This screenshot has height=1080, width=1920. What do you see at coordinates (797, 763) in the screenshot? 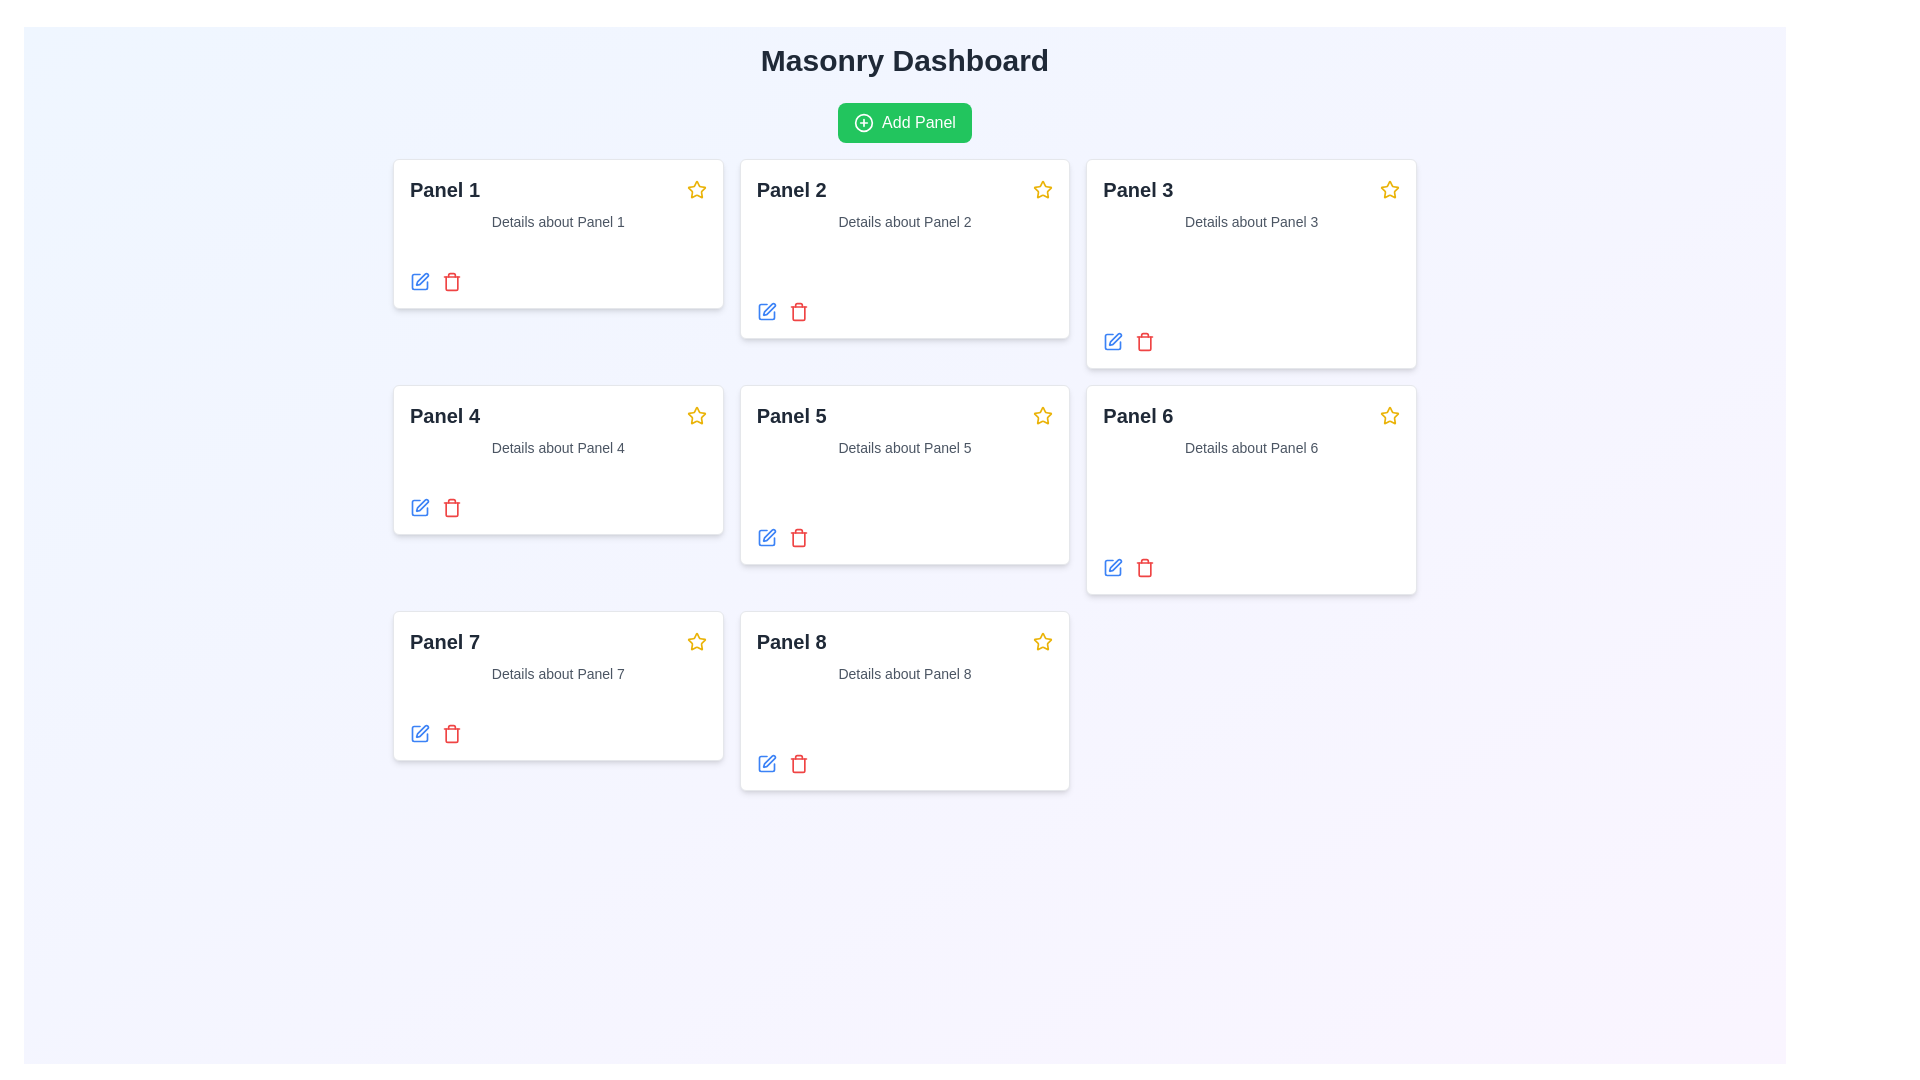
I see `the delete button located in the bottom-right corner of 'Panel 8'` at bounding box center [797, 763].